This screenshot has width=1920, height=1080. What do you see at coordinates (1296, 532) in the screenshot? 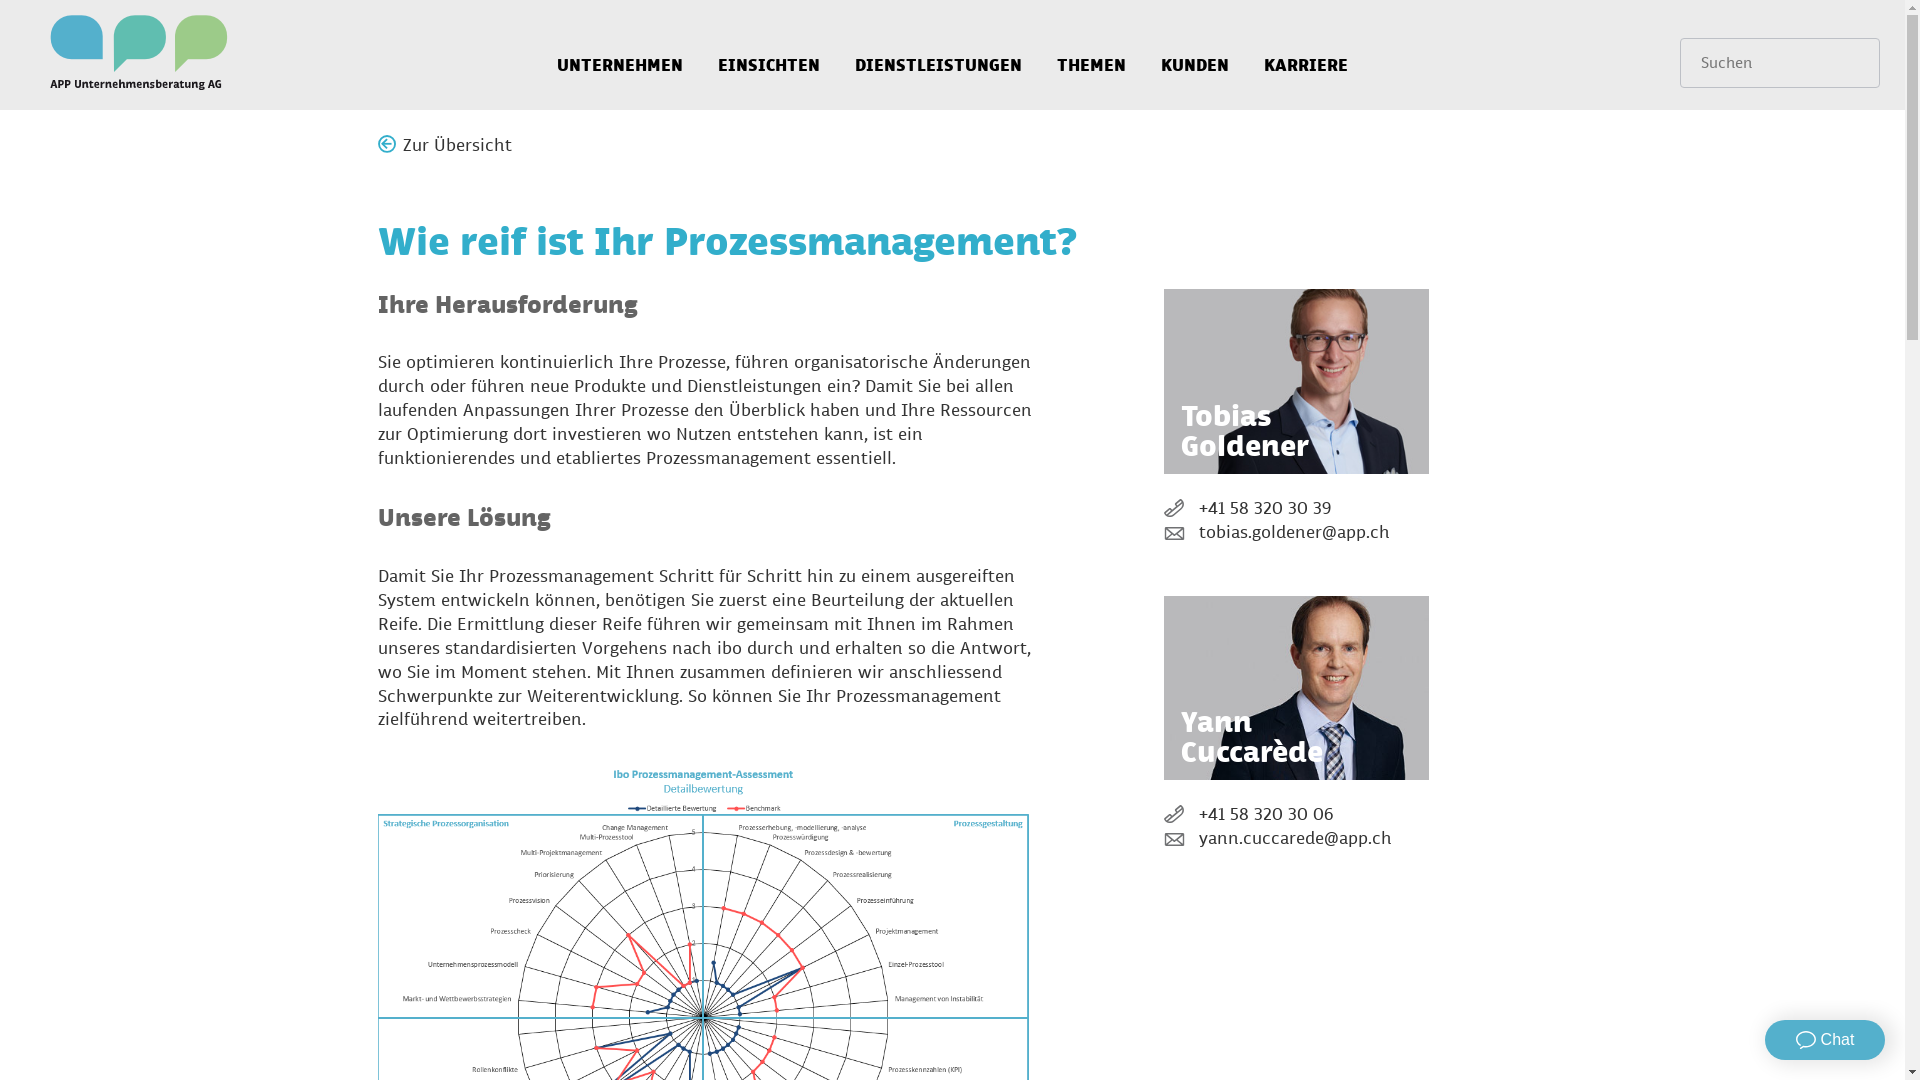
I see `'tobias.goldener@app.ch'` at bounding box center [1296, 532].